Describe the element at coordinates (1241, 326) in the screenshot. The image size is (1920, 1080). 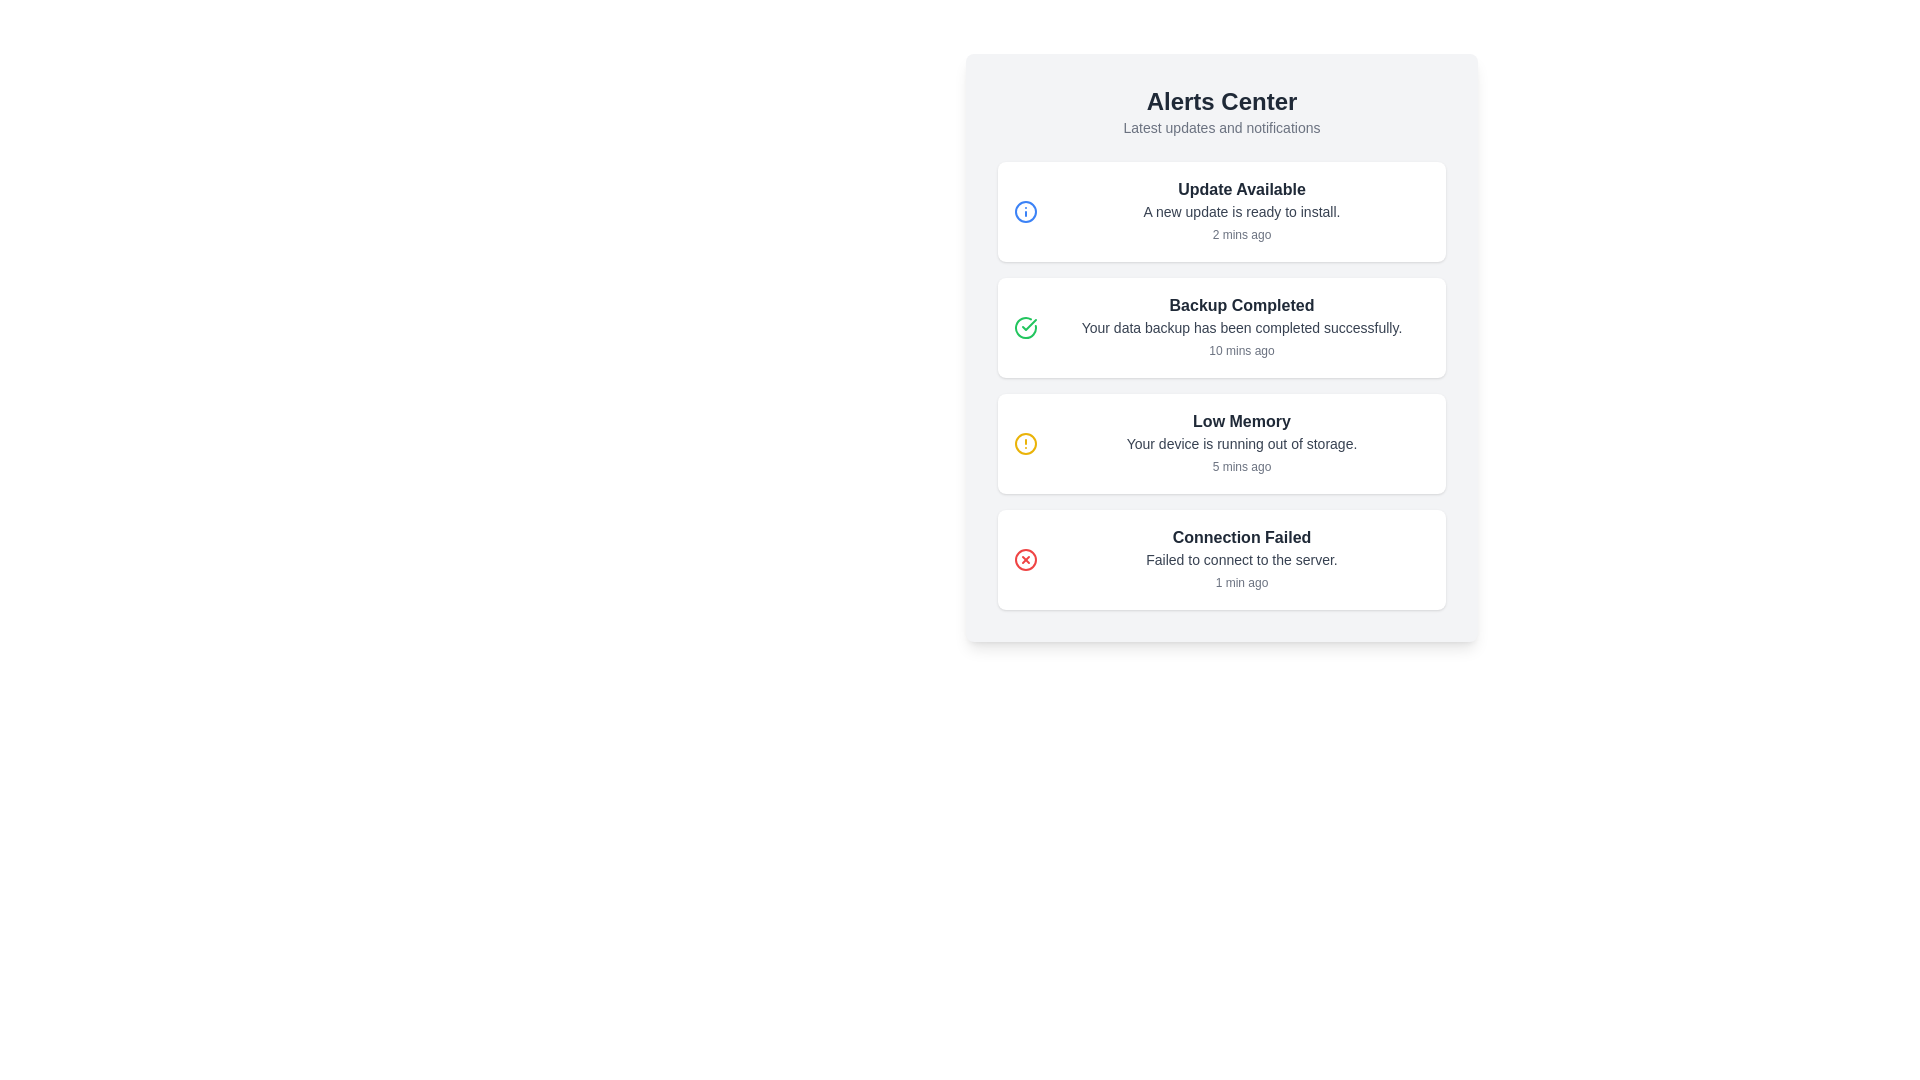
I see `the Notification card that indicates the successful completion of the data backup process, which is the second notification in the Alerts Center` at that location.